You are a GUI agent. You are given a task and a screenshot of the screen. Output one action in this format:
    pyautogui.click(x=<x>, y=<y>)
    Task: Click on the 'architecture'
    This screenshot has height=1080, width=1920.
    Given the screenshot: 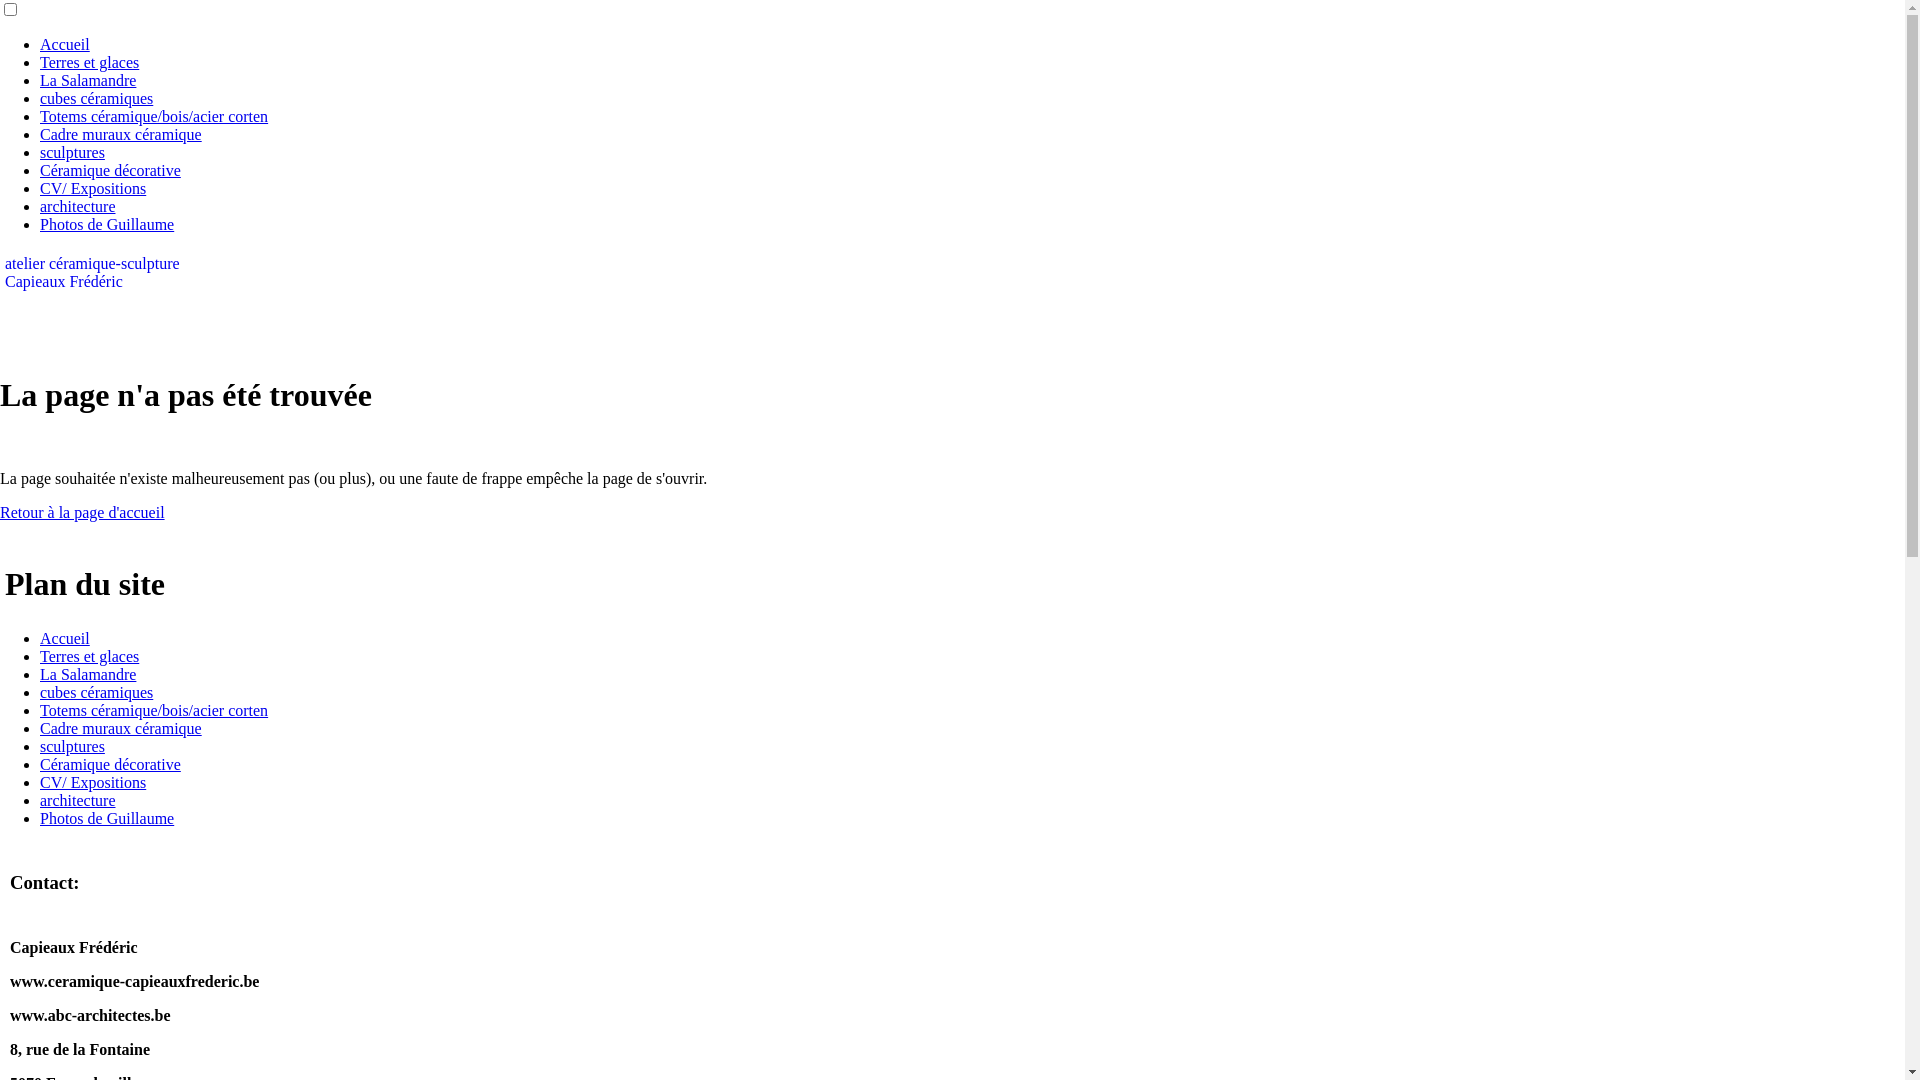 What is the action you would take?
    pyautogui.click(x=77, y=799)
    